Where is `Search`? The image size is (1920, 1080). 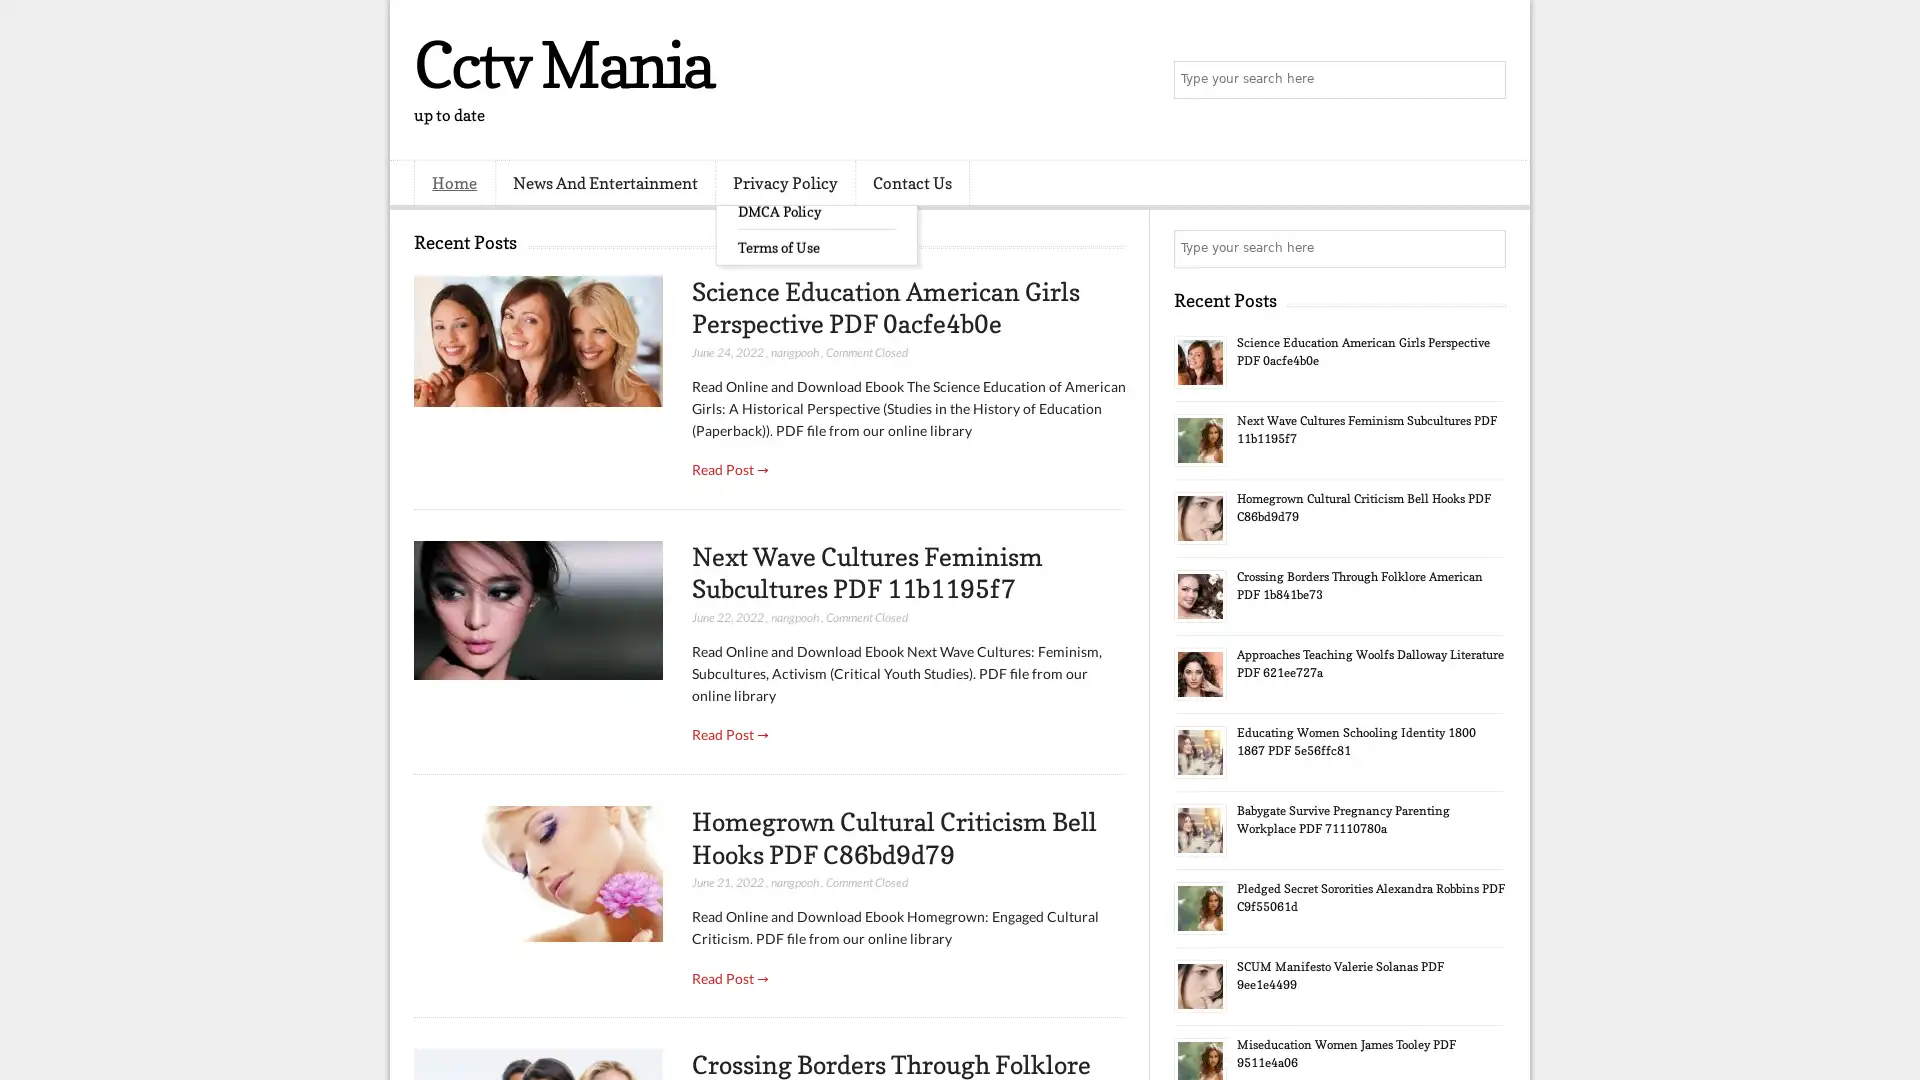
Search is located at coordinates (1485, 80).